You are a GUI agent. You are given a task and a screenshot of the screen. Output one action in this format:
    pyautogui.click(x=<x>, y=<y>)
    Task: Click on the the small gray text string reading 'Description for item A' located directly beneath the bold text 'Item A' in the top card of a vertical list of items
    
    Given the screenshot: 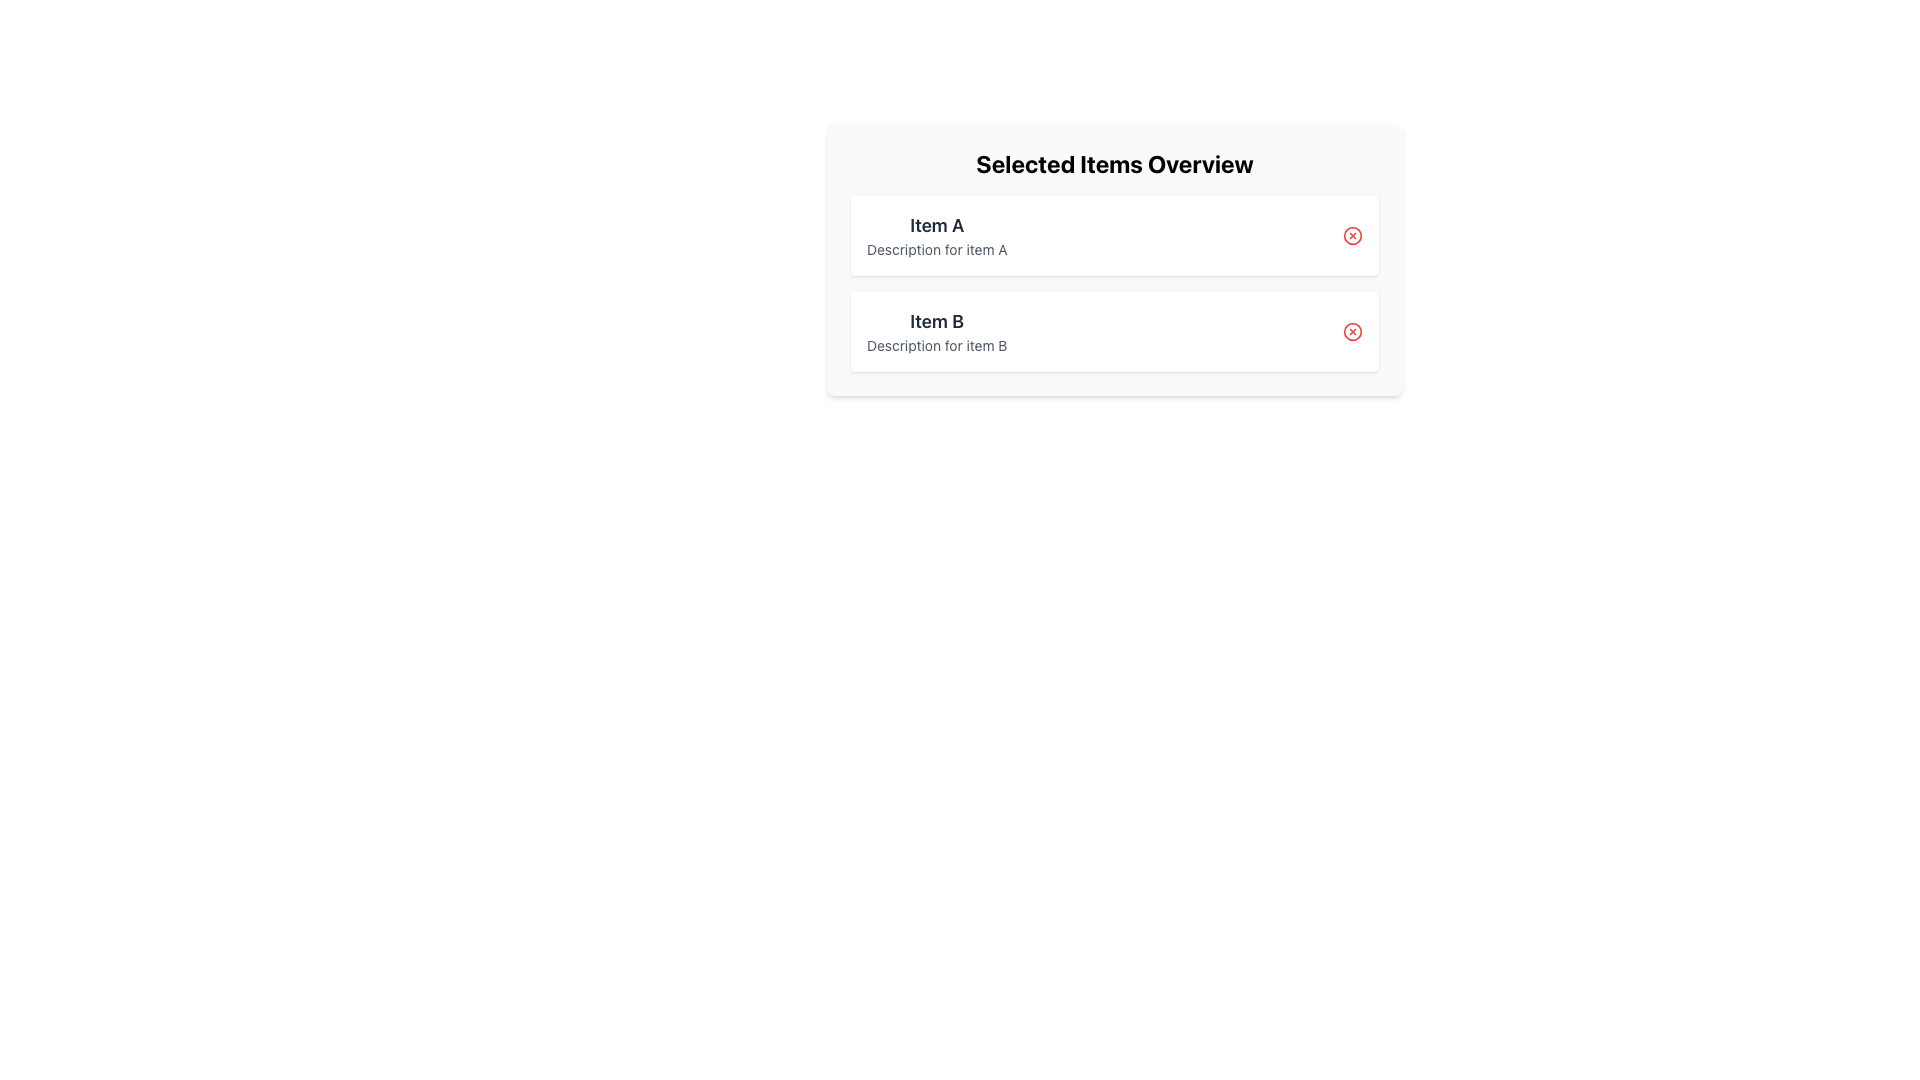 What is the action you would take?
    pyautogui.click(x=936, y=249)
    